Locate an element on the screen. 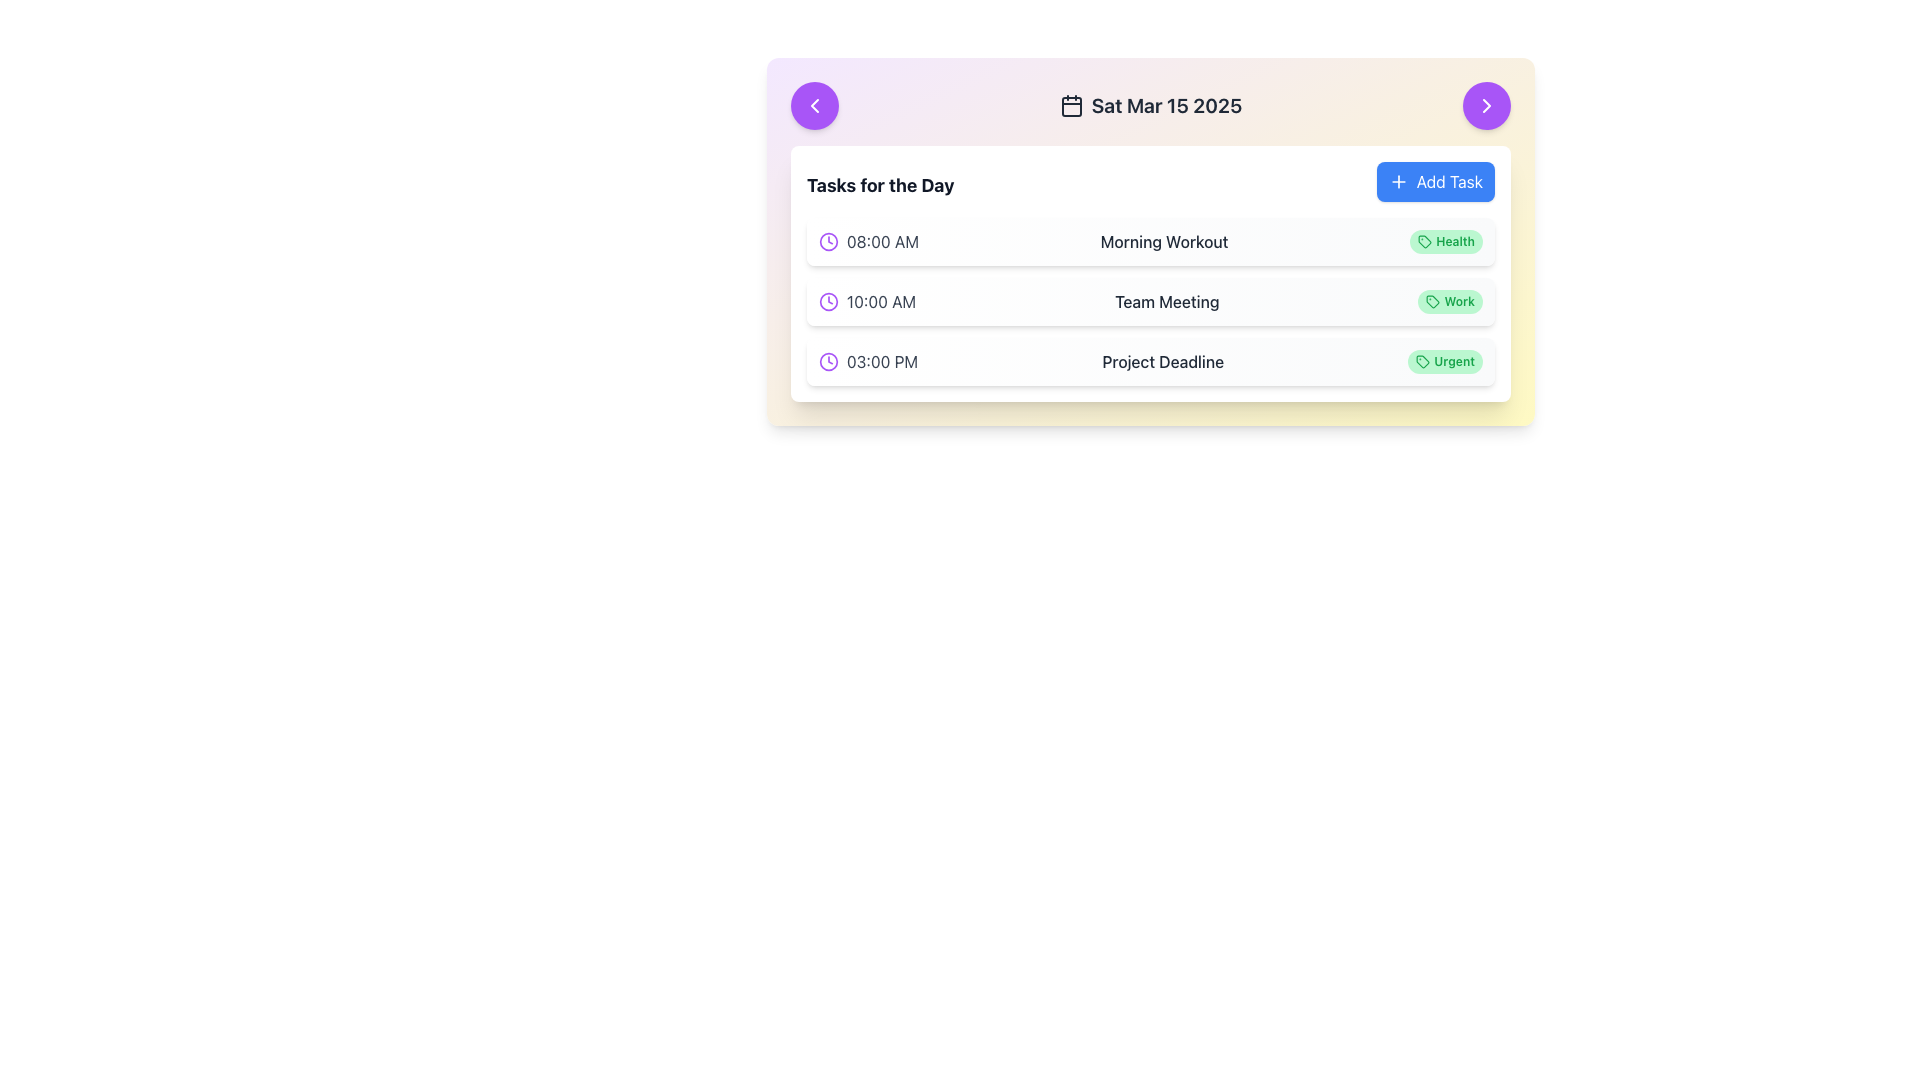 This screenshot has height=1080, width=1920. the second list item, which displays 'Team Meeting' in bold and is tagged as 'Work' is located at coordinates (1151, 301).